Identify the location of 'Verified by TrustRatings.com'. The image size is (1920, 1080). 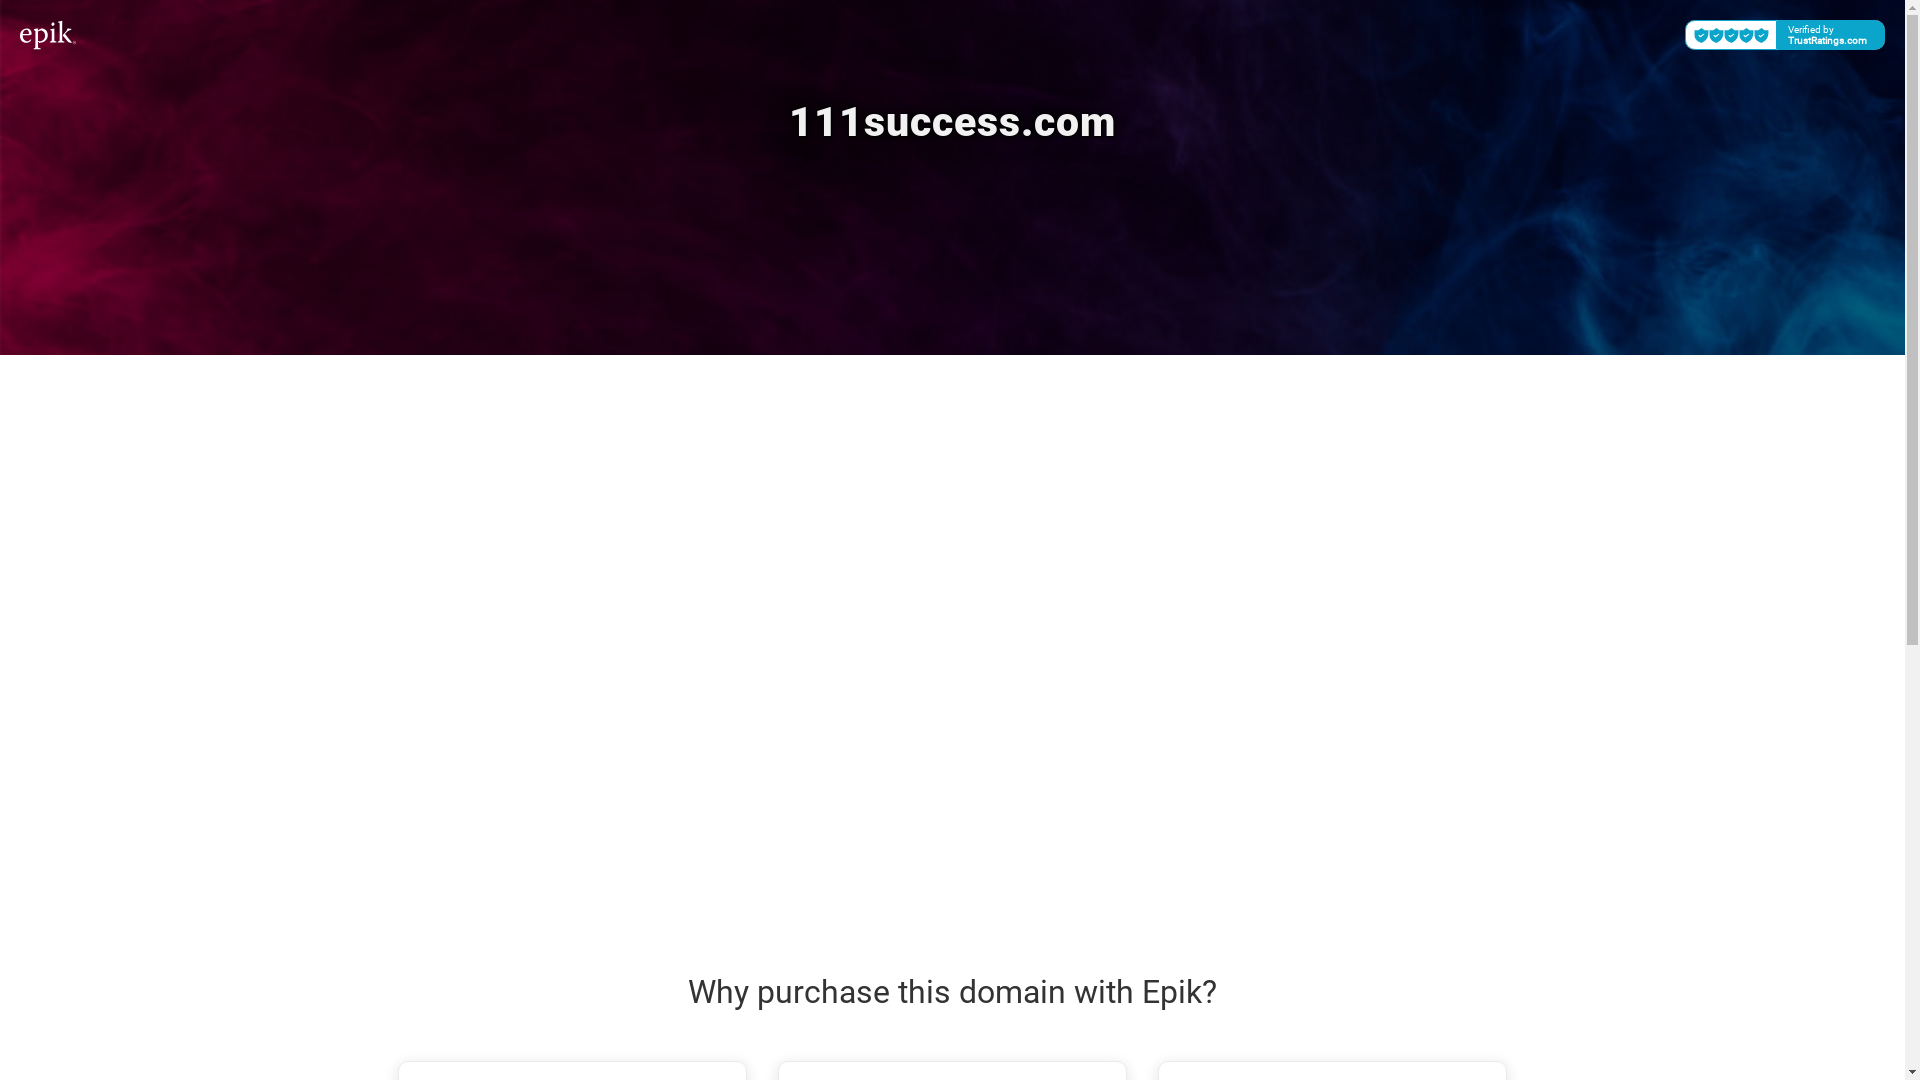
(1785, 34).